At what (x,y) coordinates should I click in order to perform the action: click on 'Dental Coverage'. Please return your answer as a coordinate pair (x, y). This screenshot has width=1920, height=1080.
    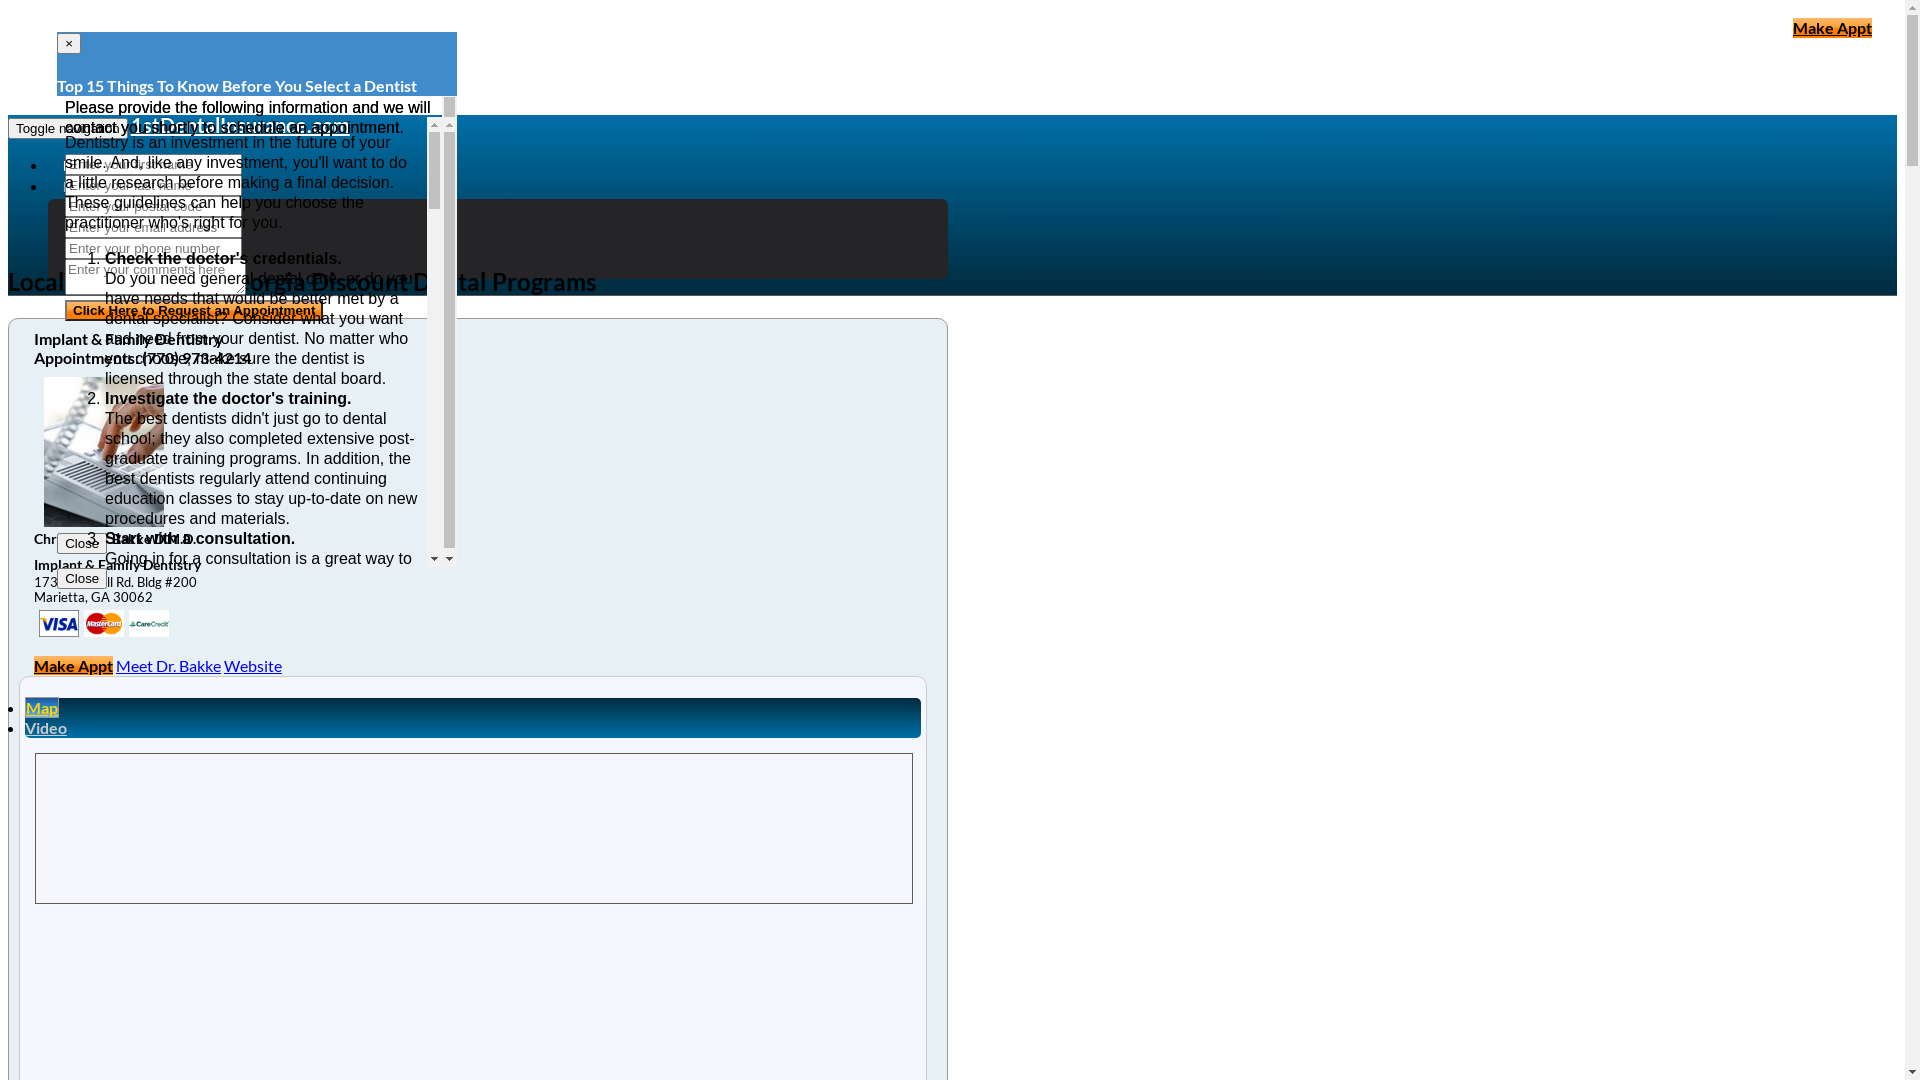
    Looking at the image, I should click on (144, 227).